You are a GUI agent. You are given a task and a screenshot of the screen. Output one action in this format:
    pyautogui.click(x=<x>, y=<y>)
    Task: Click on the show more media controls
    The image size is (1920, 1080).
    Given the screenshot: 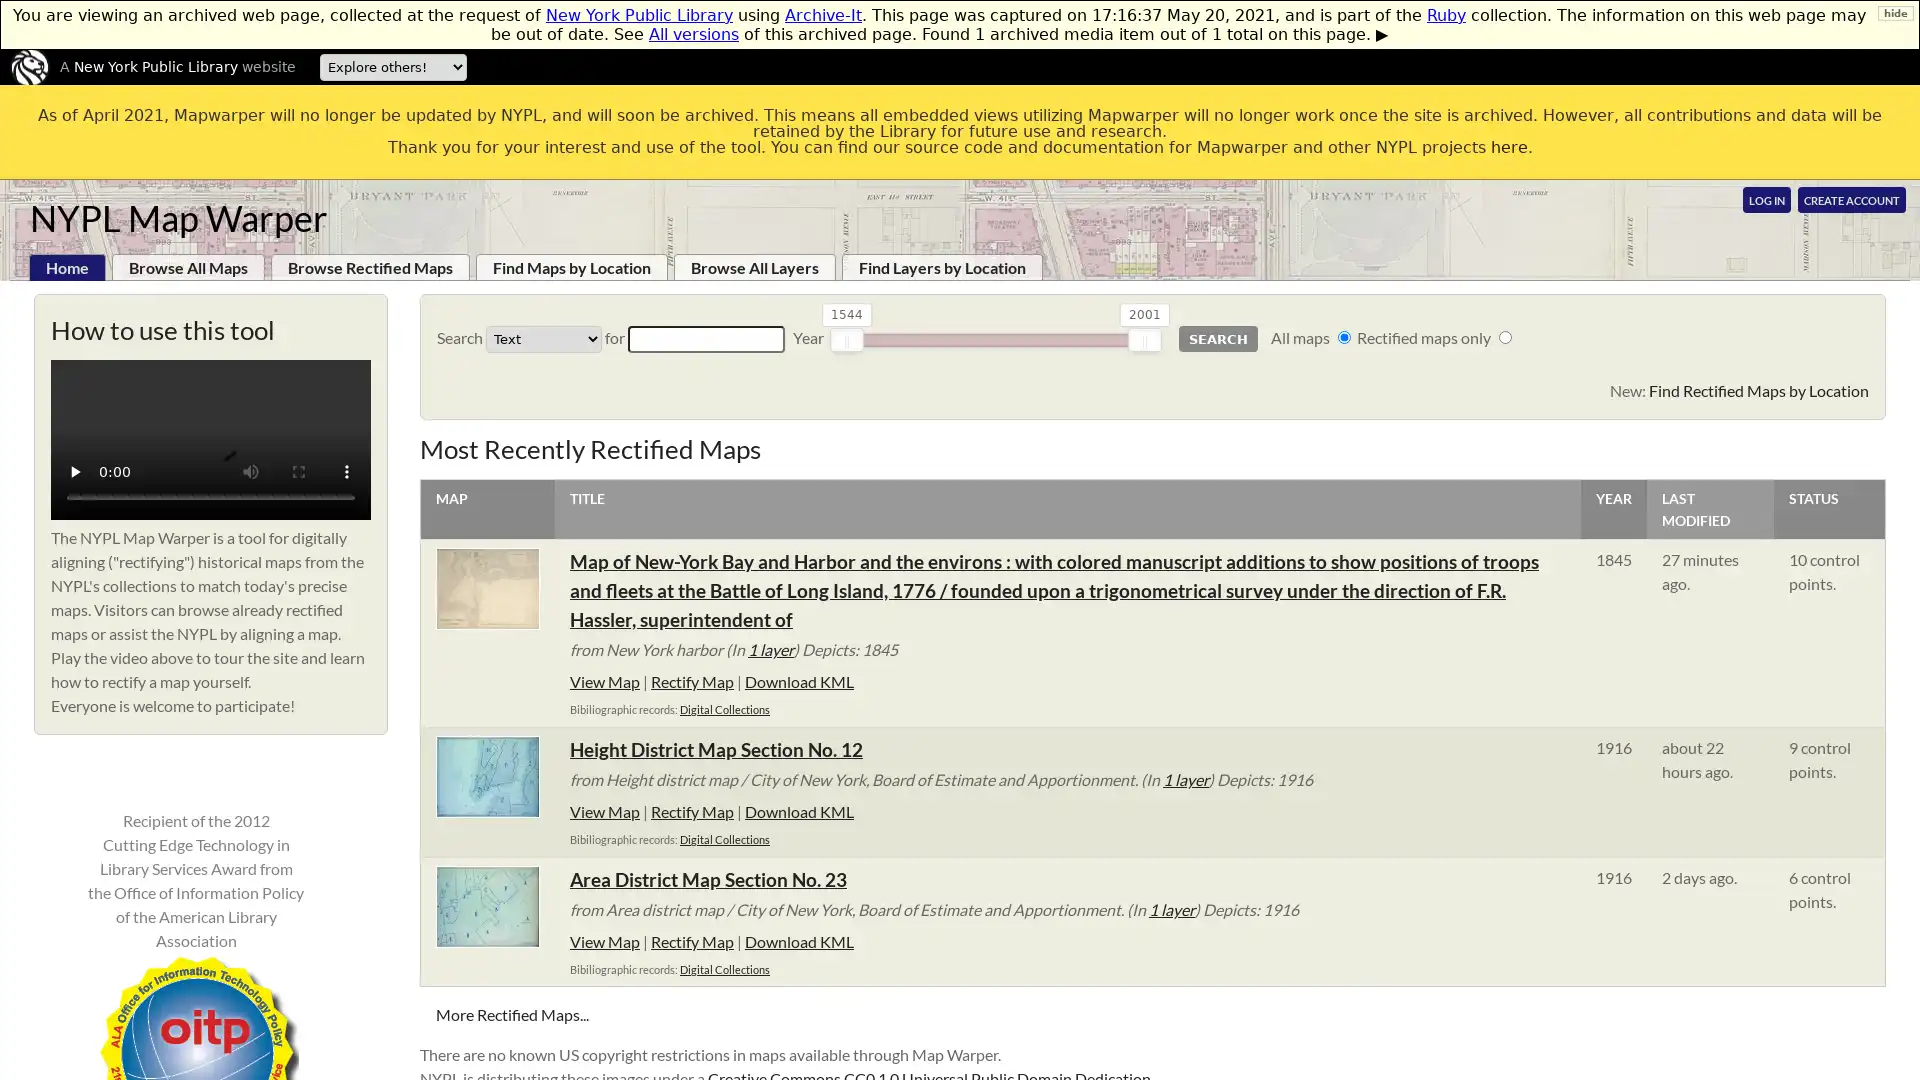 What is the action you would take?
    pyautogui.click(x=346, y=471)
    